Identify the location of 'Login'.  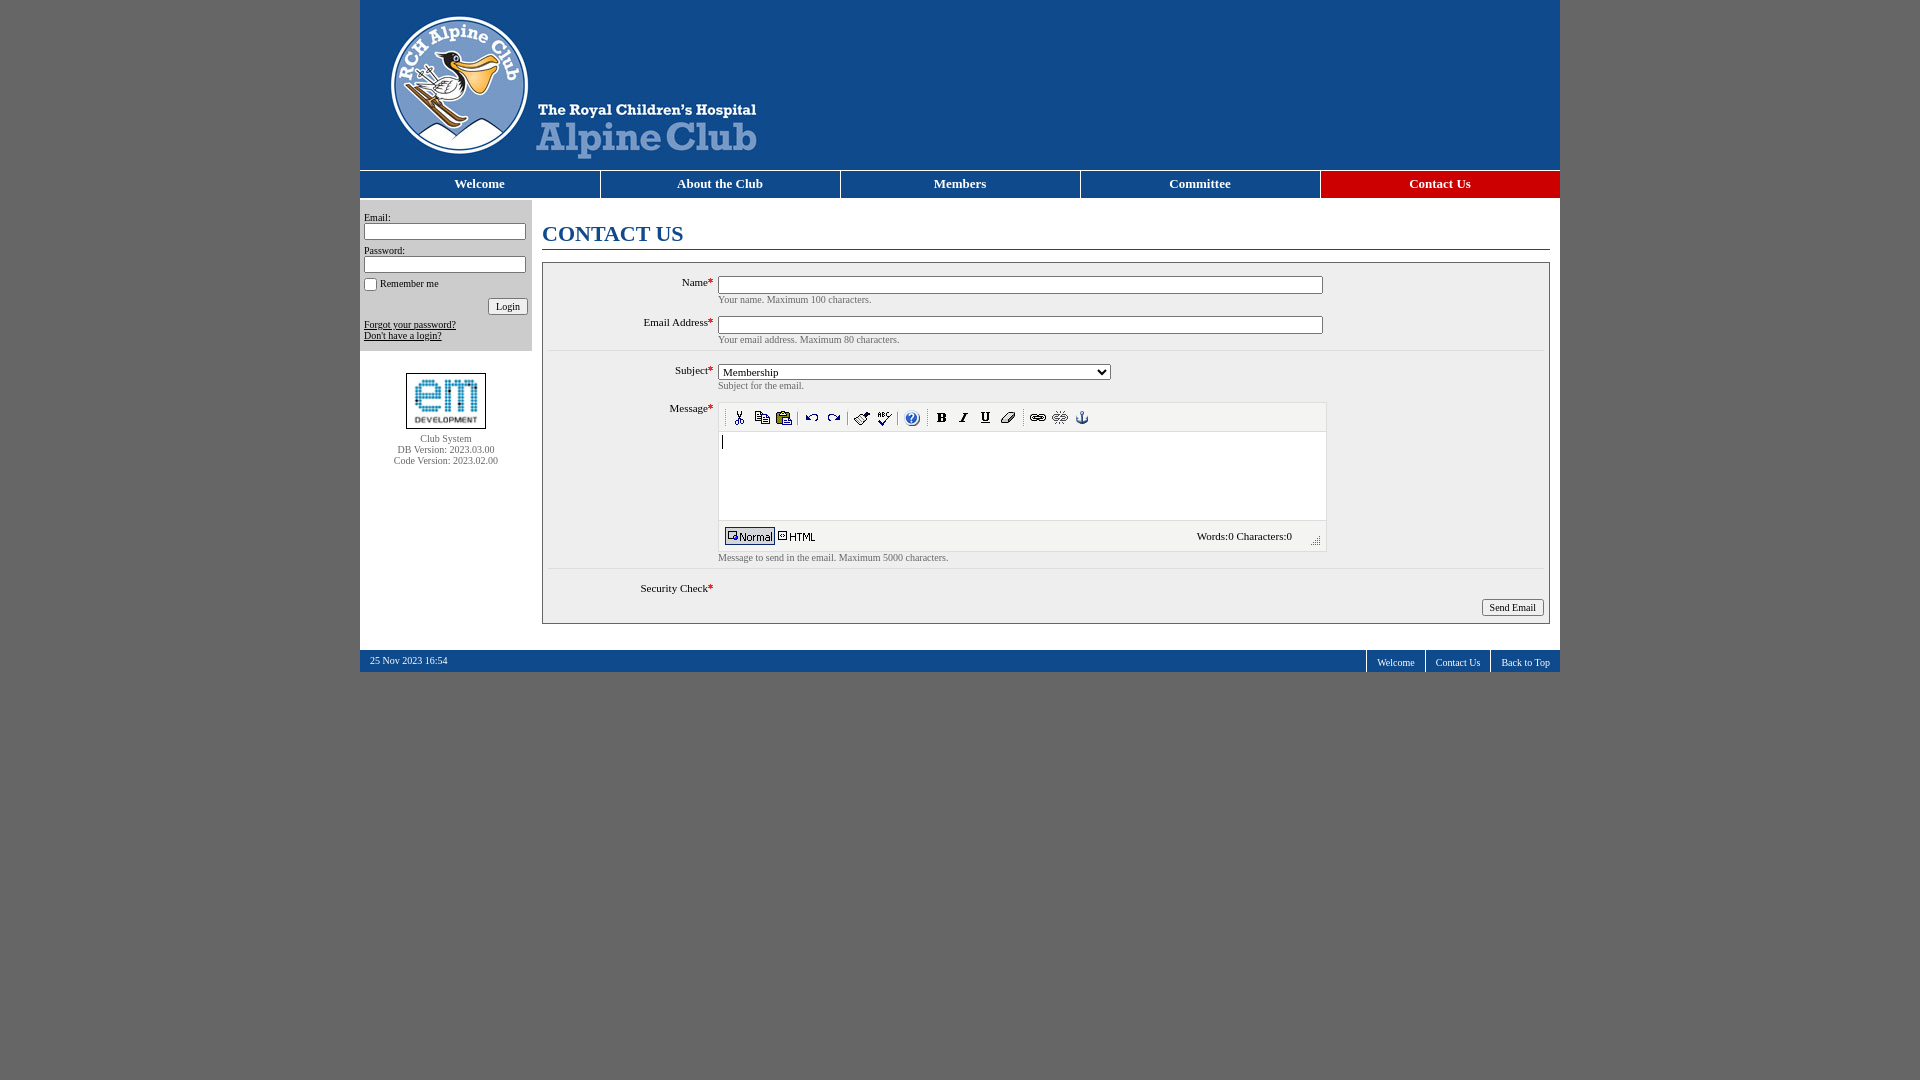
(508, 306).